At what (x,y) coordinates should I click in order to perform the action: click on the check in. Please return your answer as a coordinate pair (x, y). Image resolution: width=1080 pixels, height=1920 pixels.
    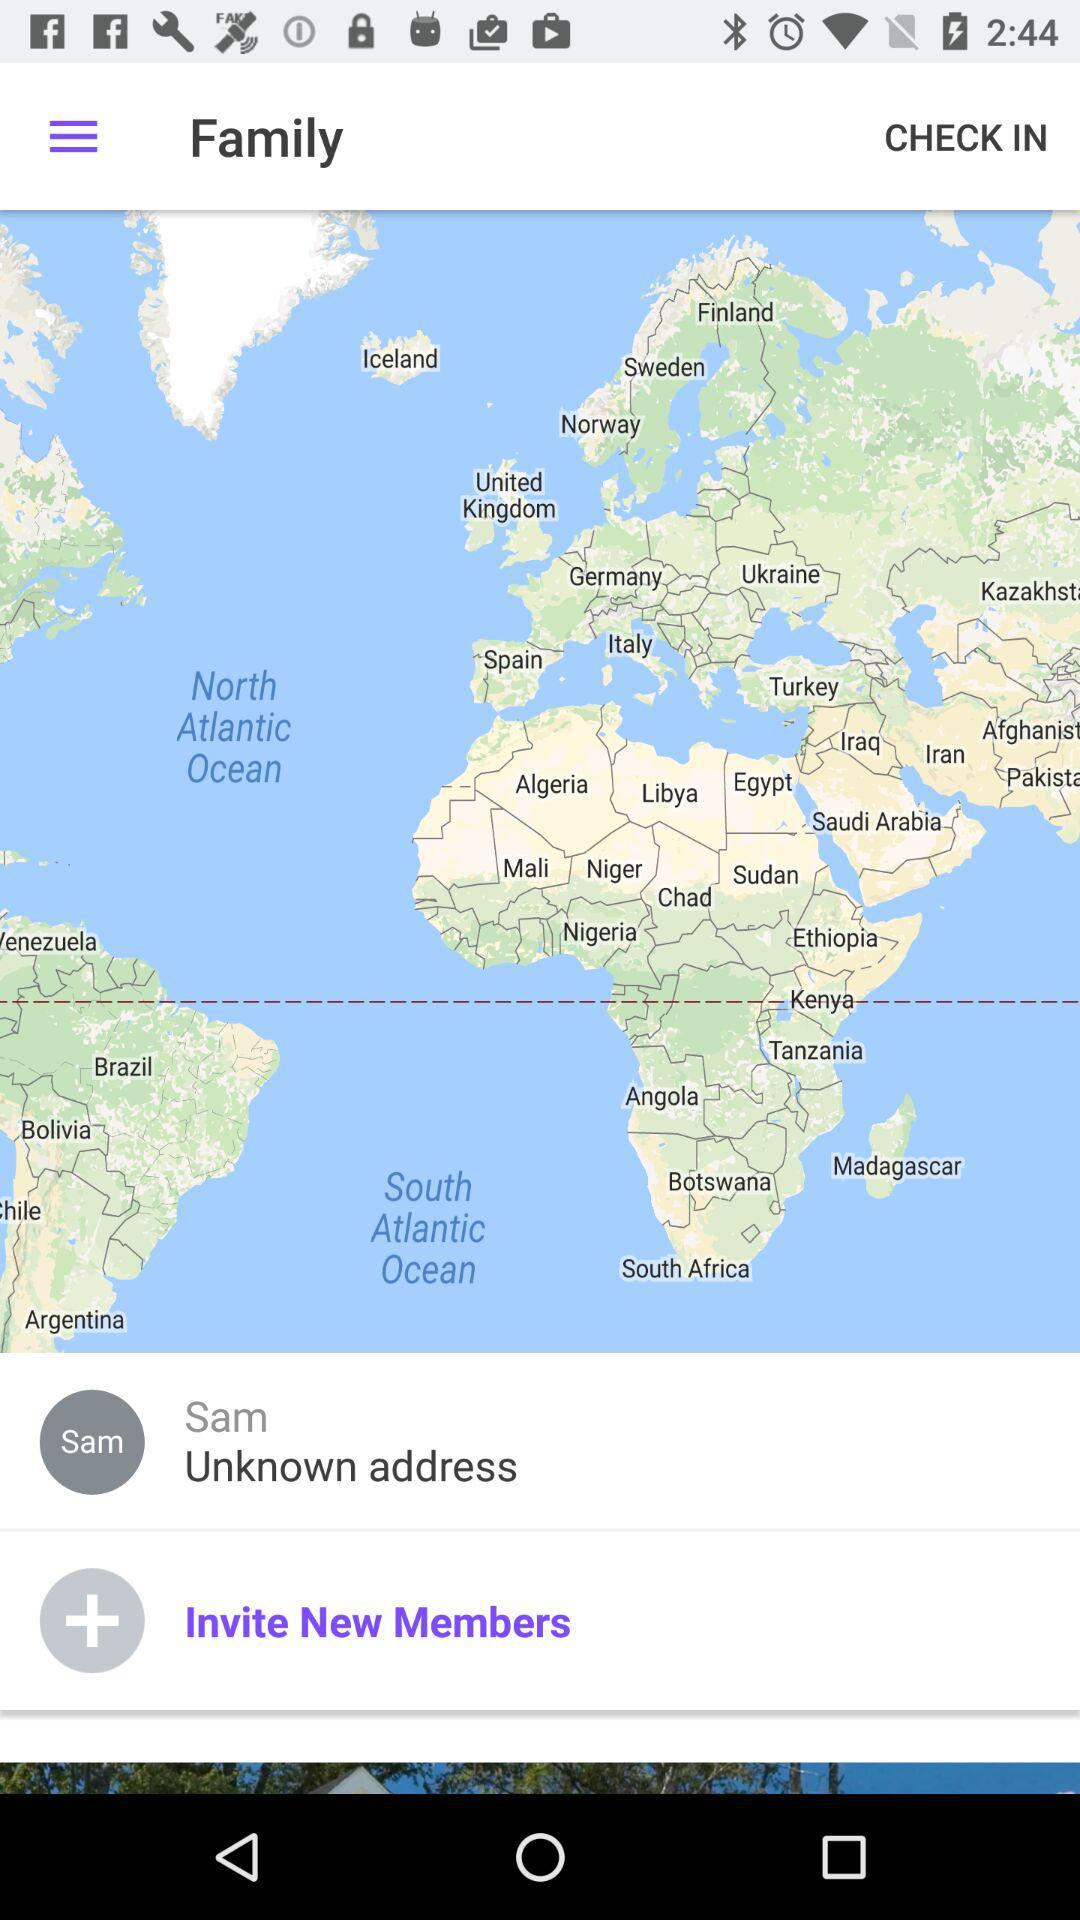
    Looking at the image, I should click on (965, 135).